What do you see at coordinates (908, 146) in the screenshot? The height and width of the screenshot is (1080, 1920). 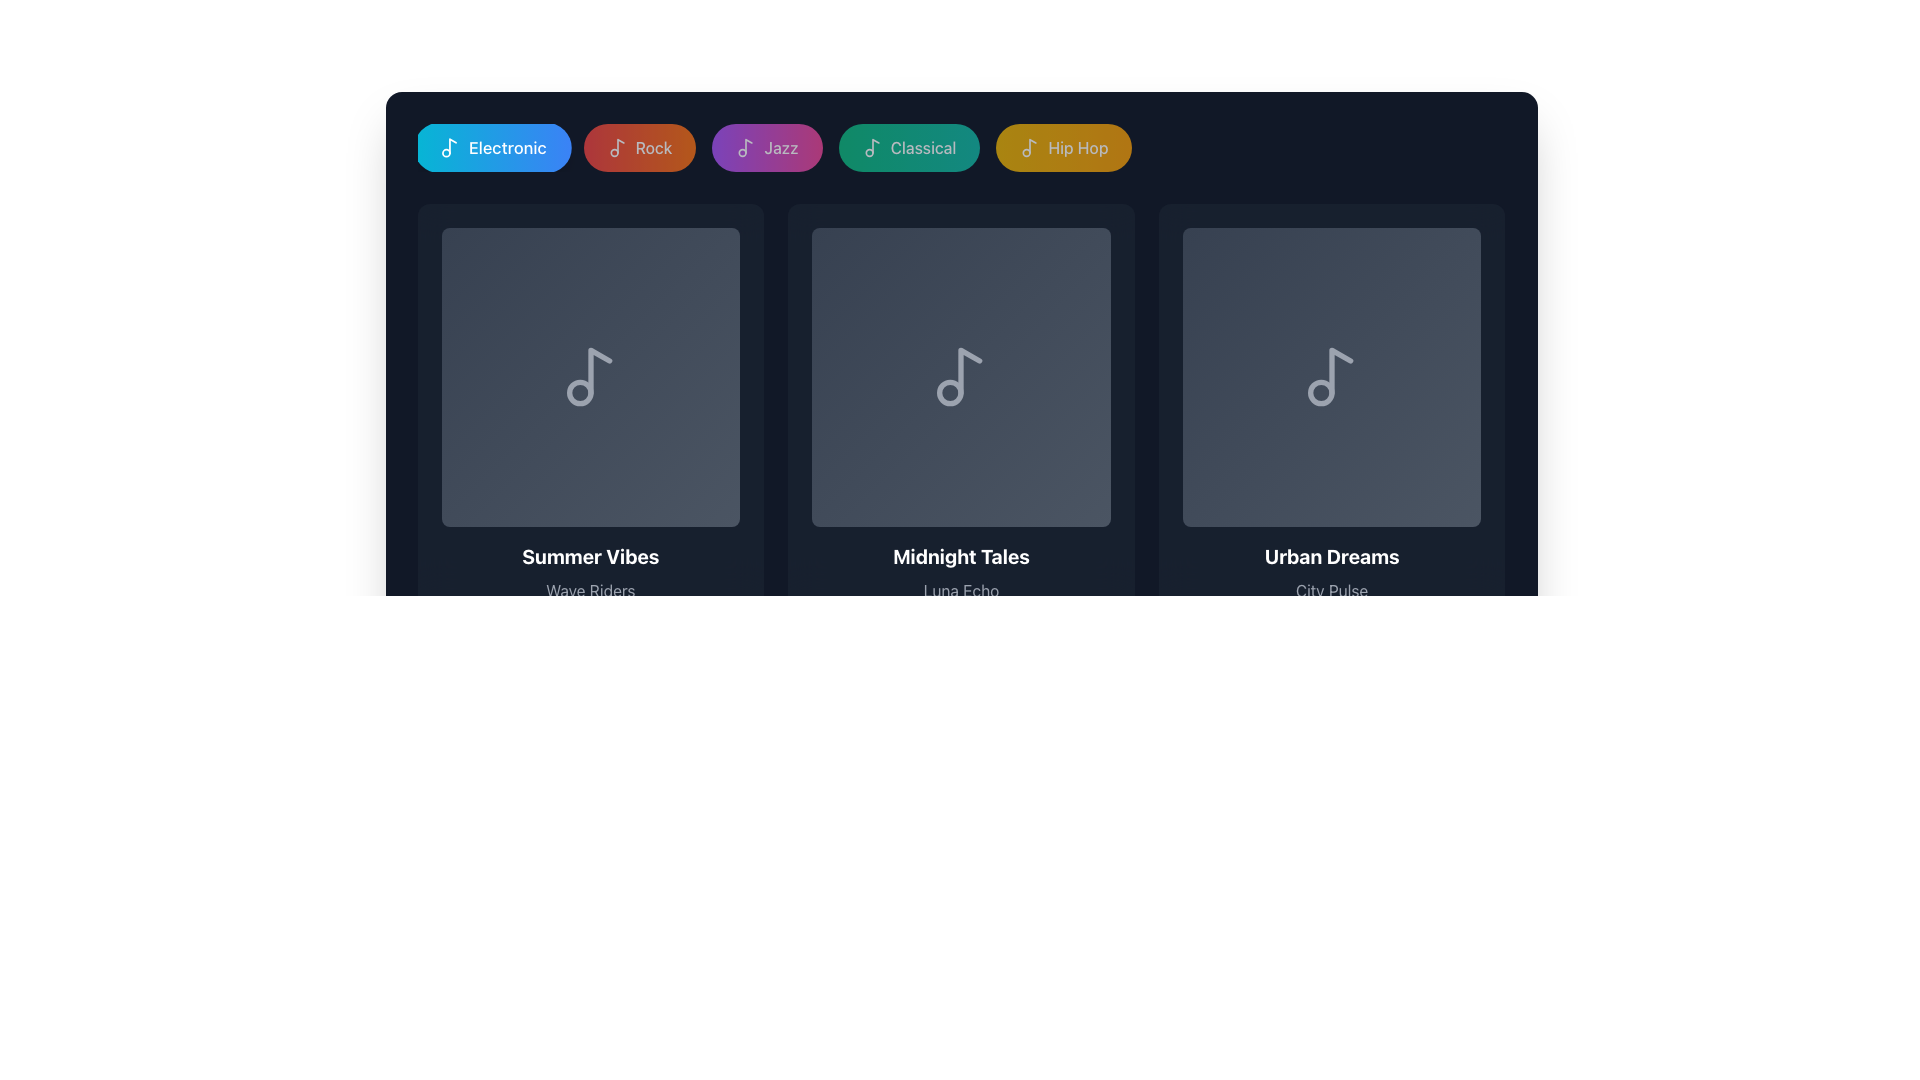 I see `the 'Classical' genre filter button, which is the fourth button in a row of genre buttons above the main content, located between the 'Jazz' and 'Hip Hop' buttons` at bounding box center [908, 146].